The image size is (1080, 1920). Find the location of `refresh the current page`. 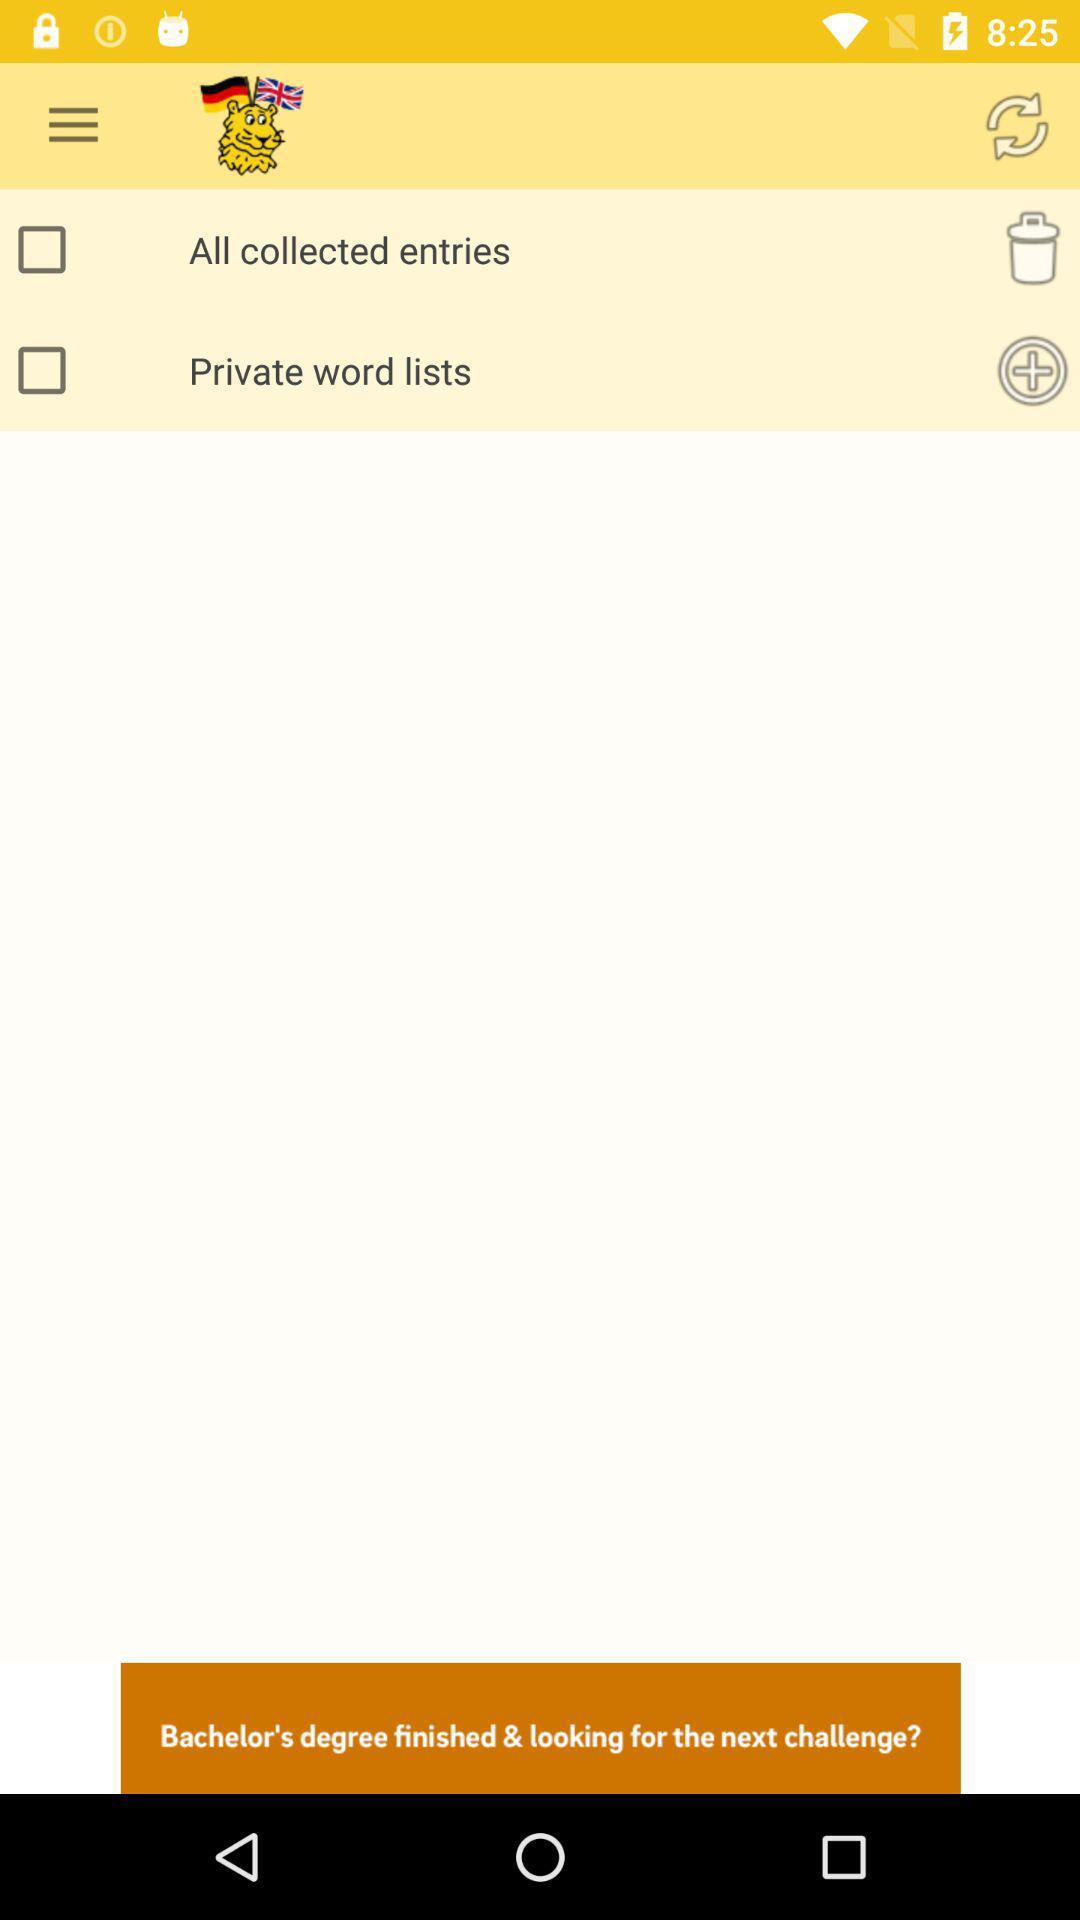

refresh the current page is located at coordinates (1017, 124).